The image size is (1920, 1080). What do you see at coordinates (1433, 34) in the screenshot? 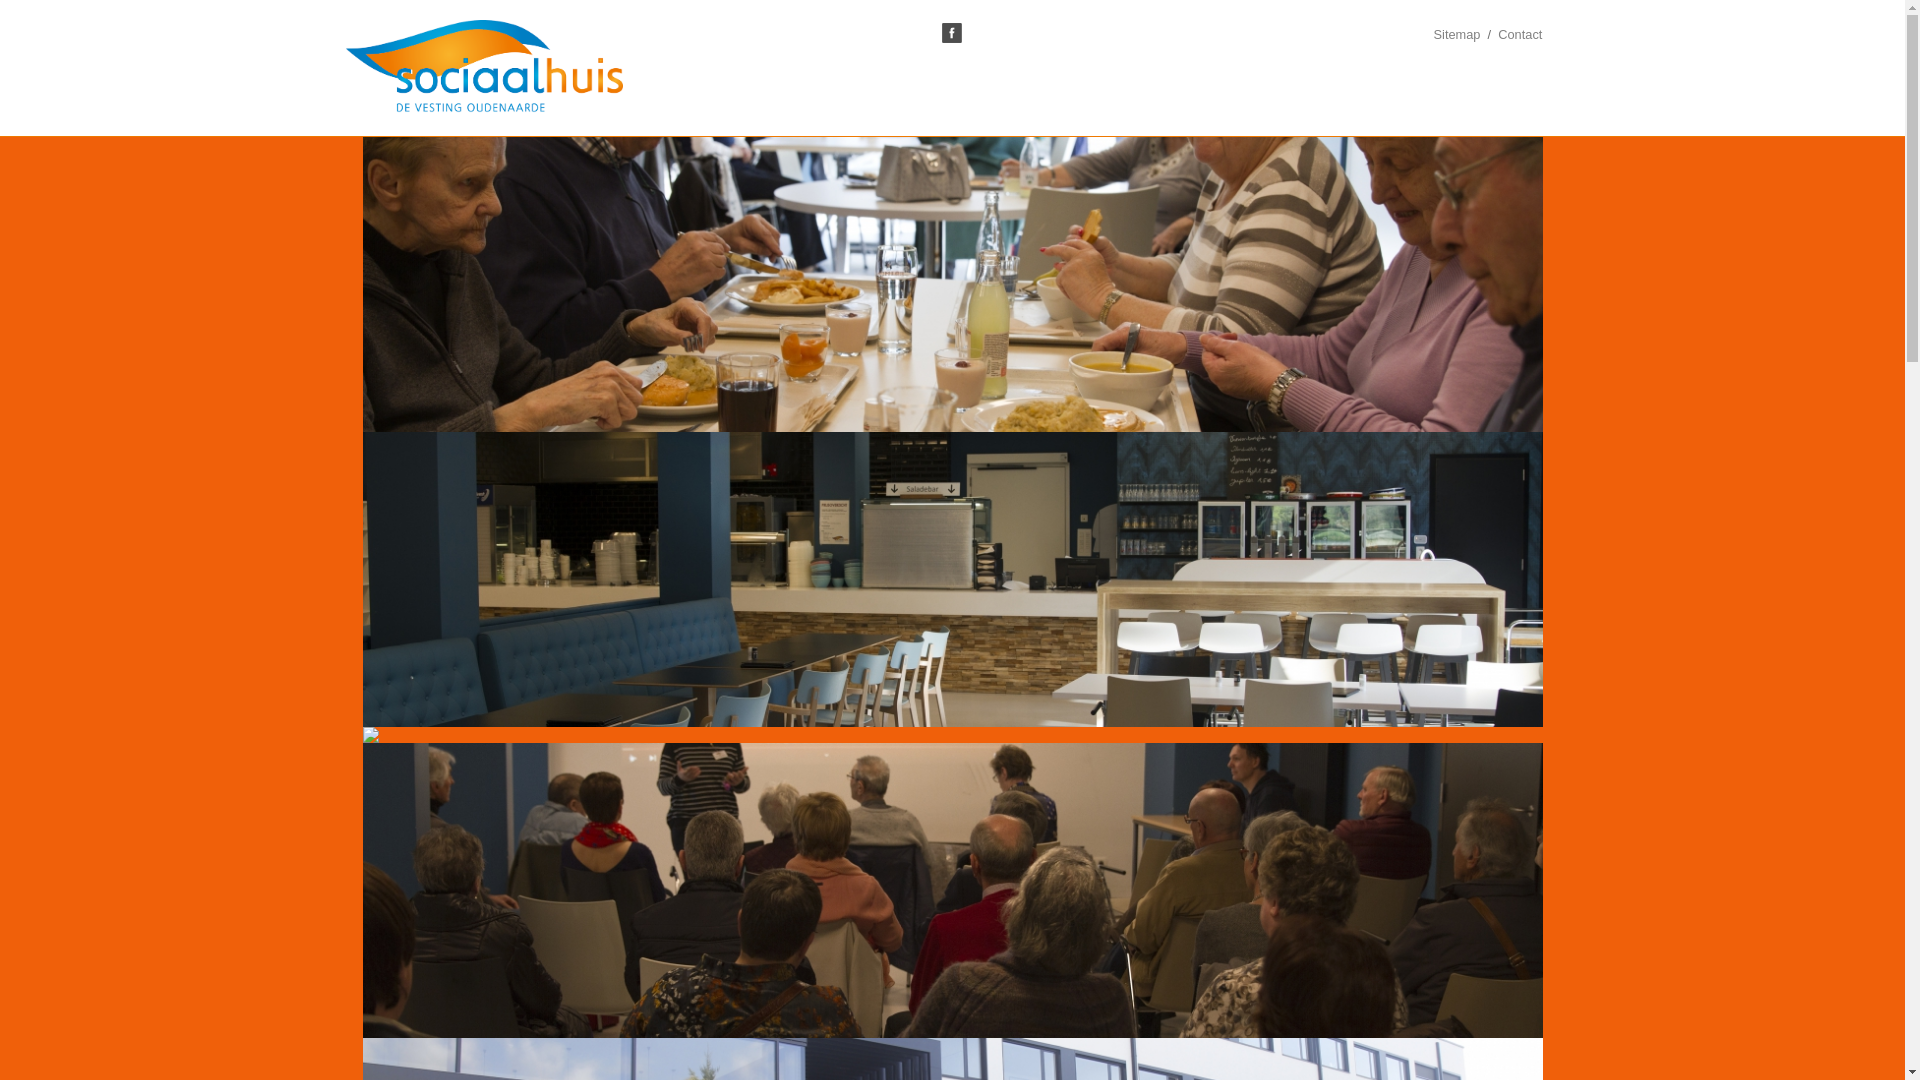
I see `'Sitemap'` at bounding box center [1433, 34].